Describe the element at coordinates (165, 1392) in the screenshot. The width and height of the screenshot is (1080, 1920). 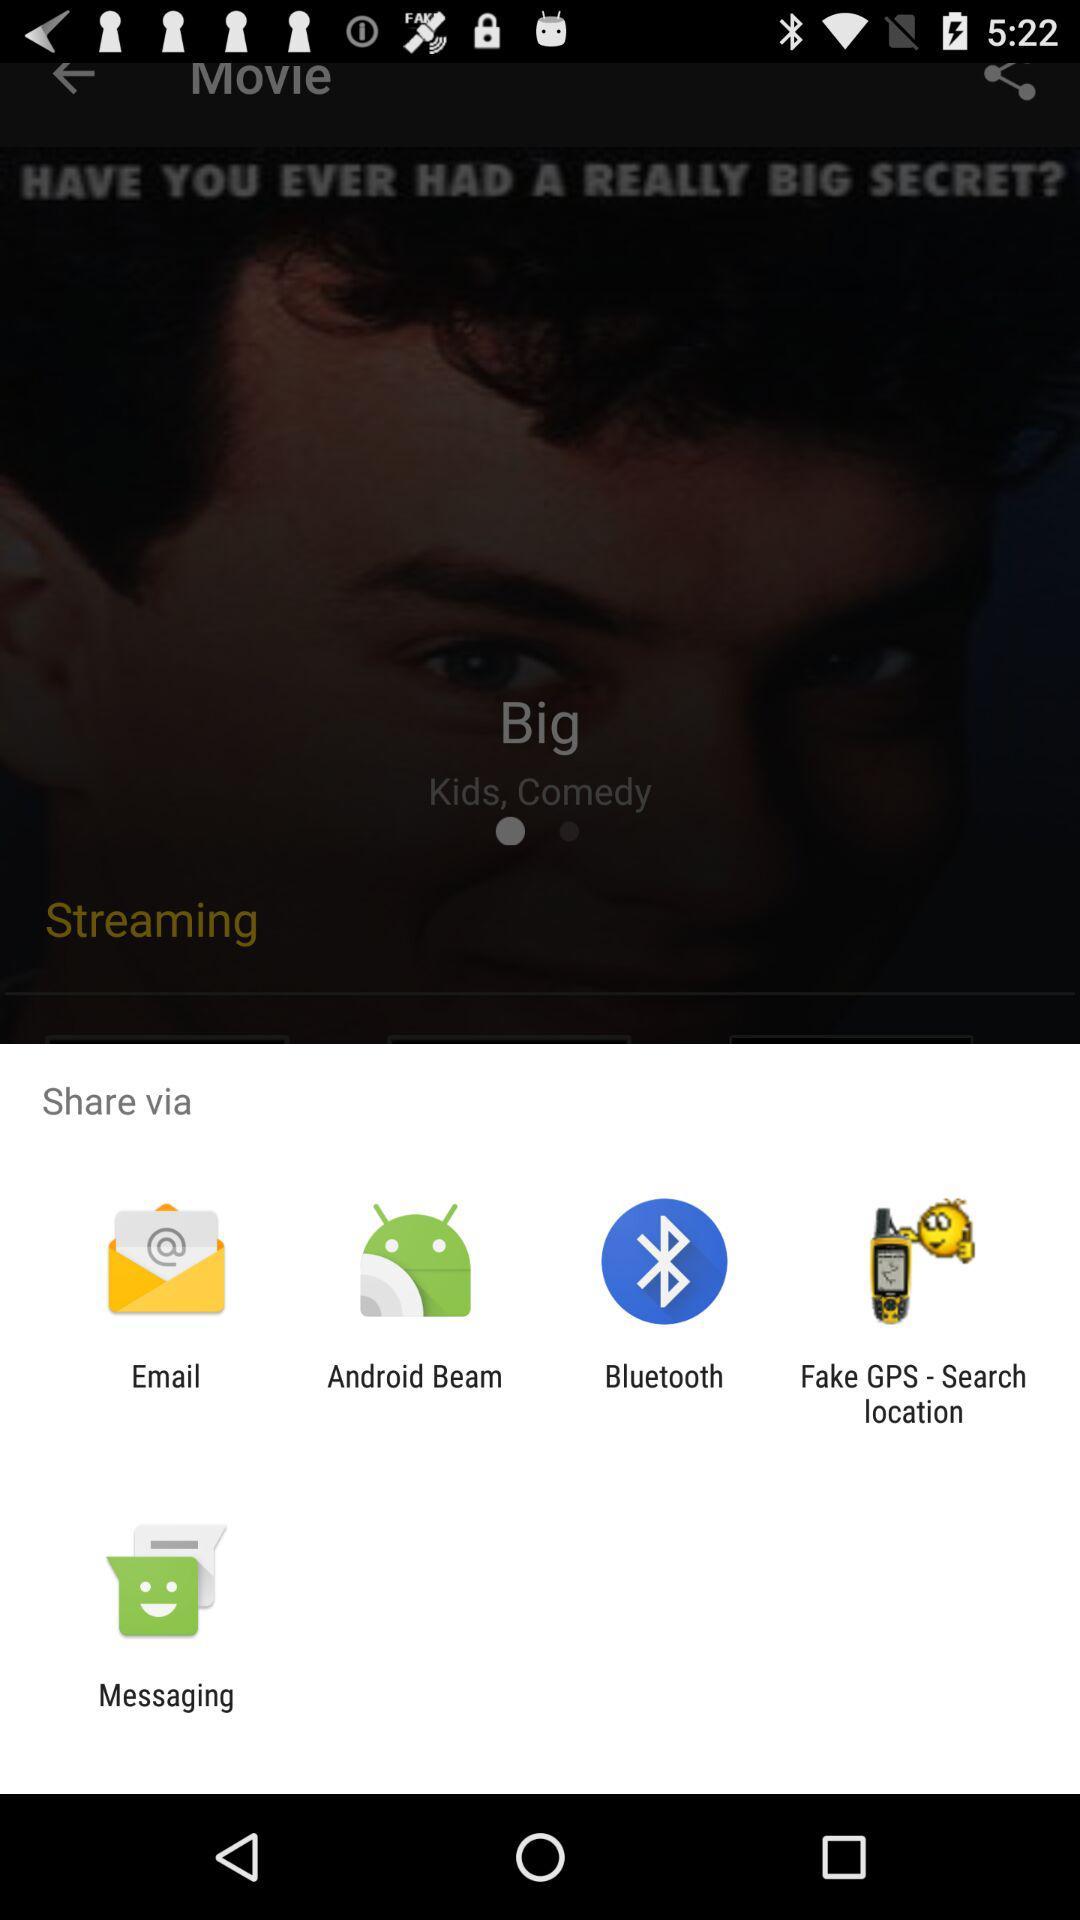
I see `item to the left of the android beam icon` at that location.